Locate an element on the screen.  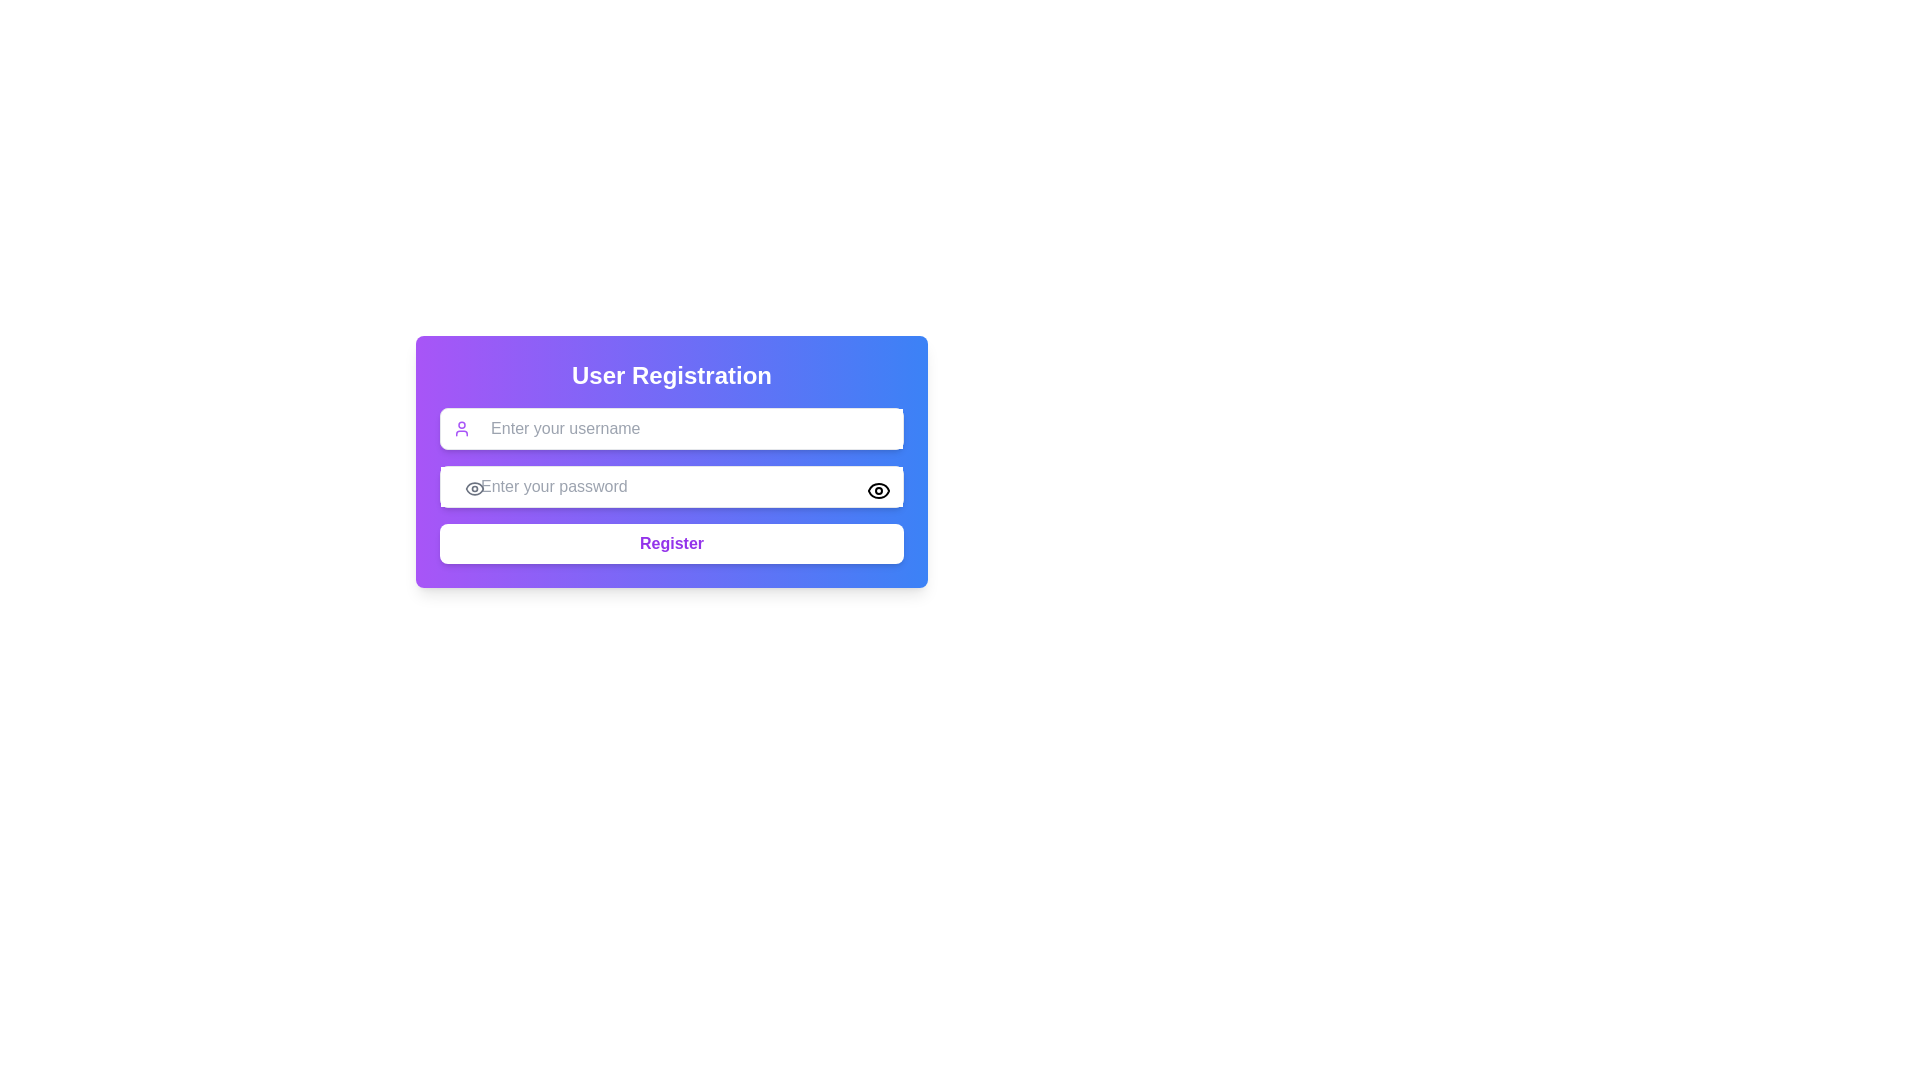
the outer contour of the eye icon located to the right of the 'Enter your password' input field in the 'User Registration' form is located at coordinates (878, 490).